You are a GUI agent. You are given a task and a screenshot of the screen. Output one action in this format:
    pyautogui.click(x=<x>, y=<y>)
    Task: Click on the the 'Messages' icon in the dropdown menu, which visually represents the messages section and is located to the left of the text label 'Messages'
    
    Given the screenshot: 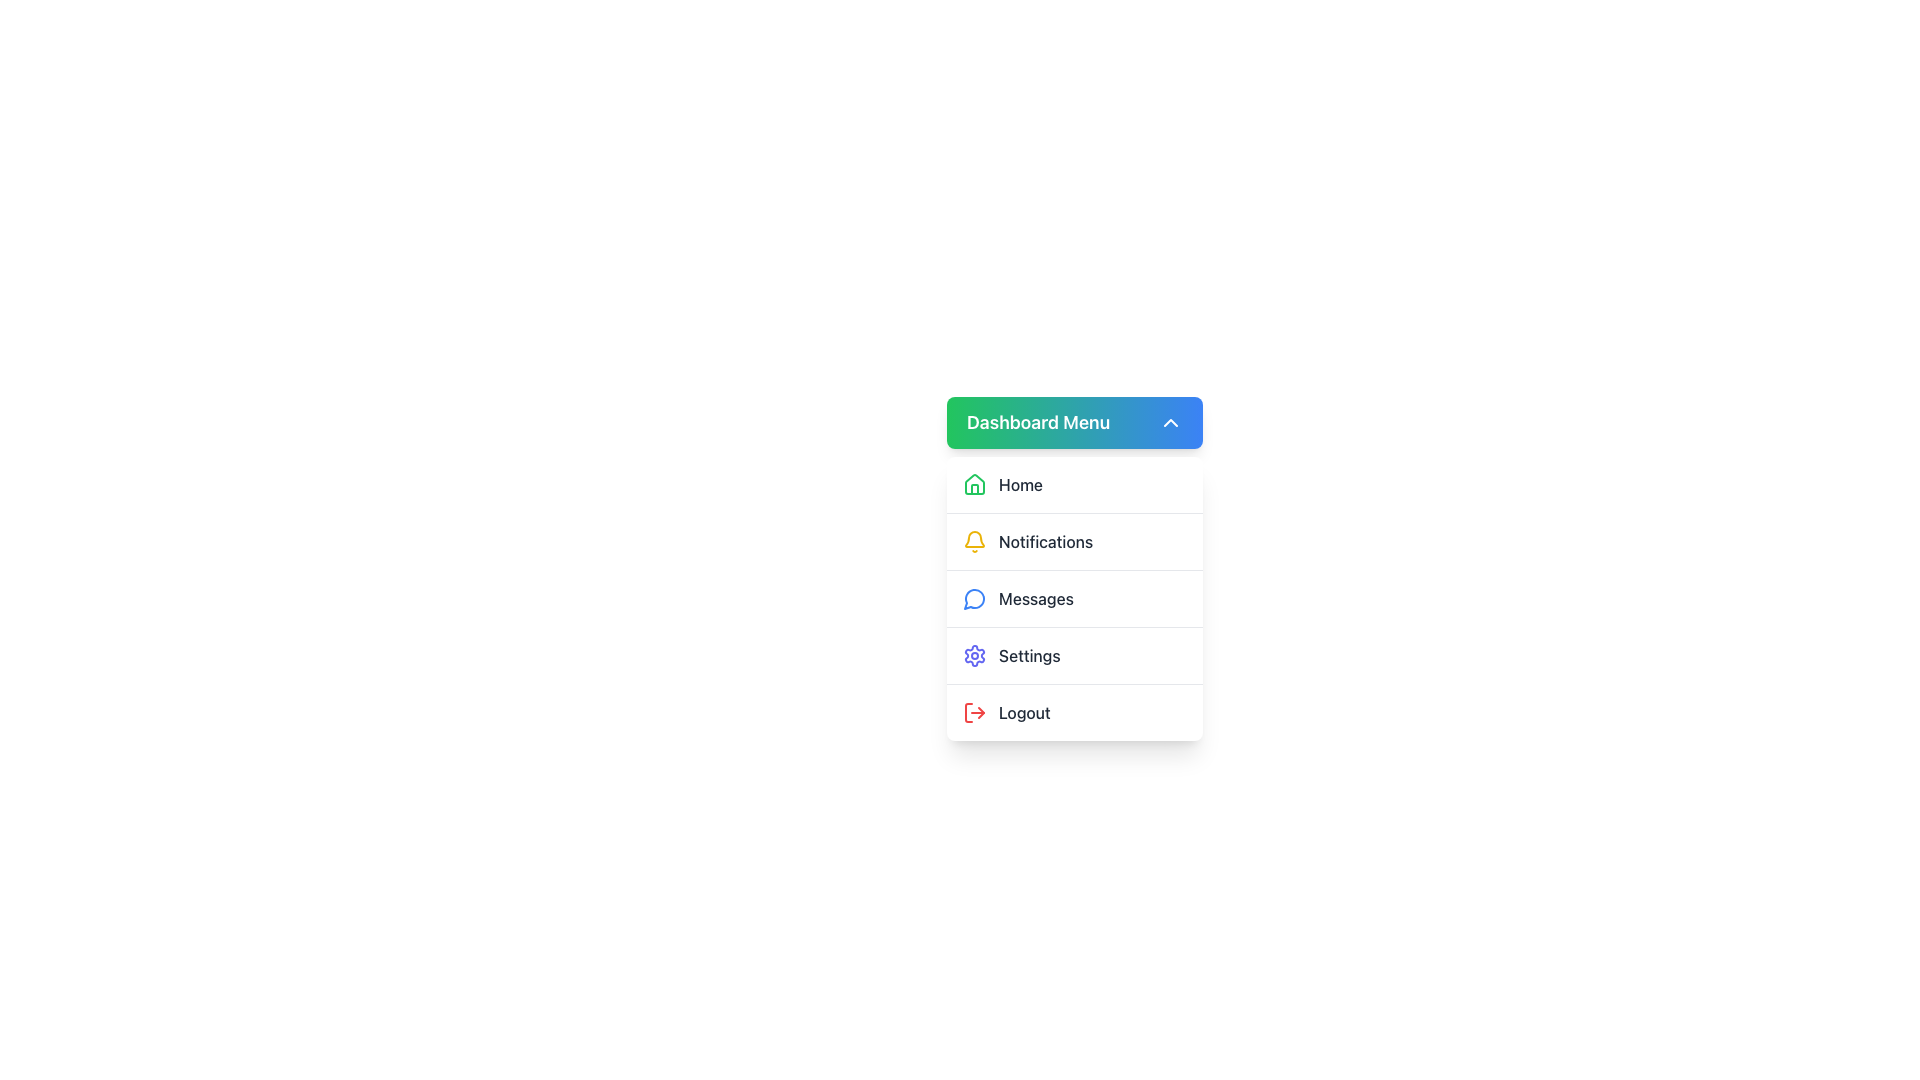 What is the action you would take?
    pyautogui.click(x=974, y=597)
    